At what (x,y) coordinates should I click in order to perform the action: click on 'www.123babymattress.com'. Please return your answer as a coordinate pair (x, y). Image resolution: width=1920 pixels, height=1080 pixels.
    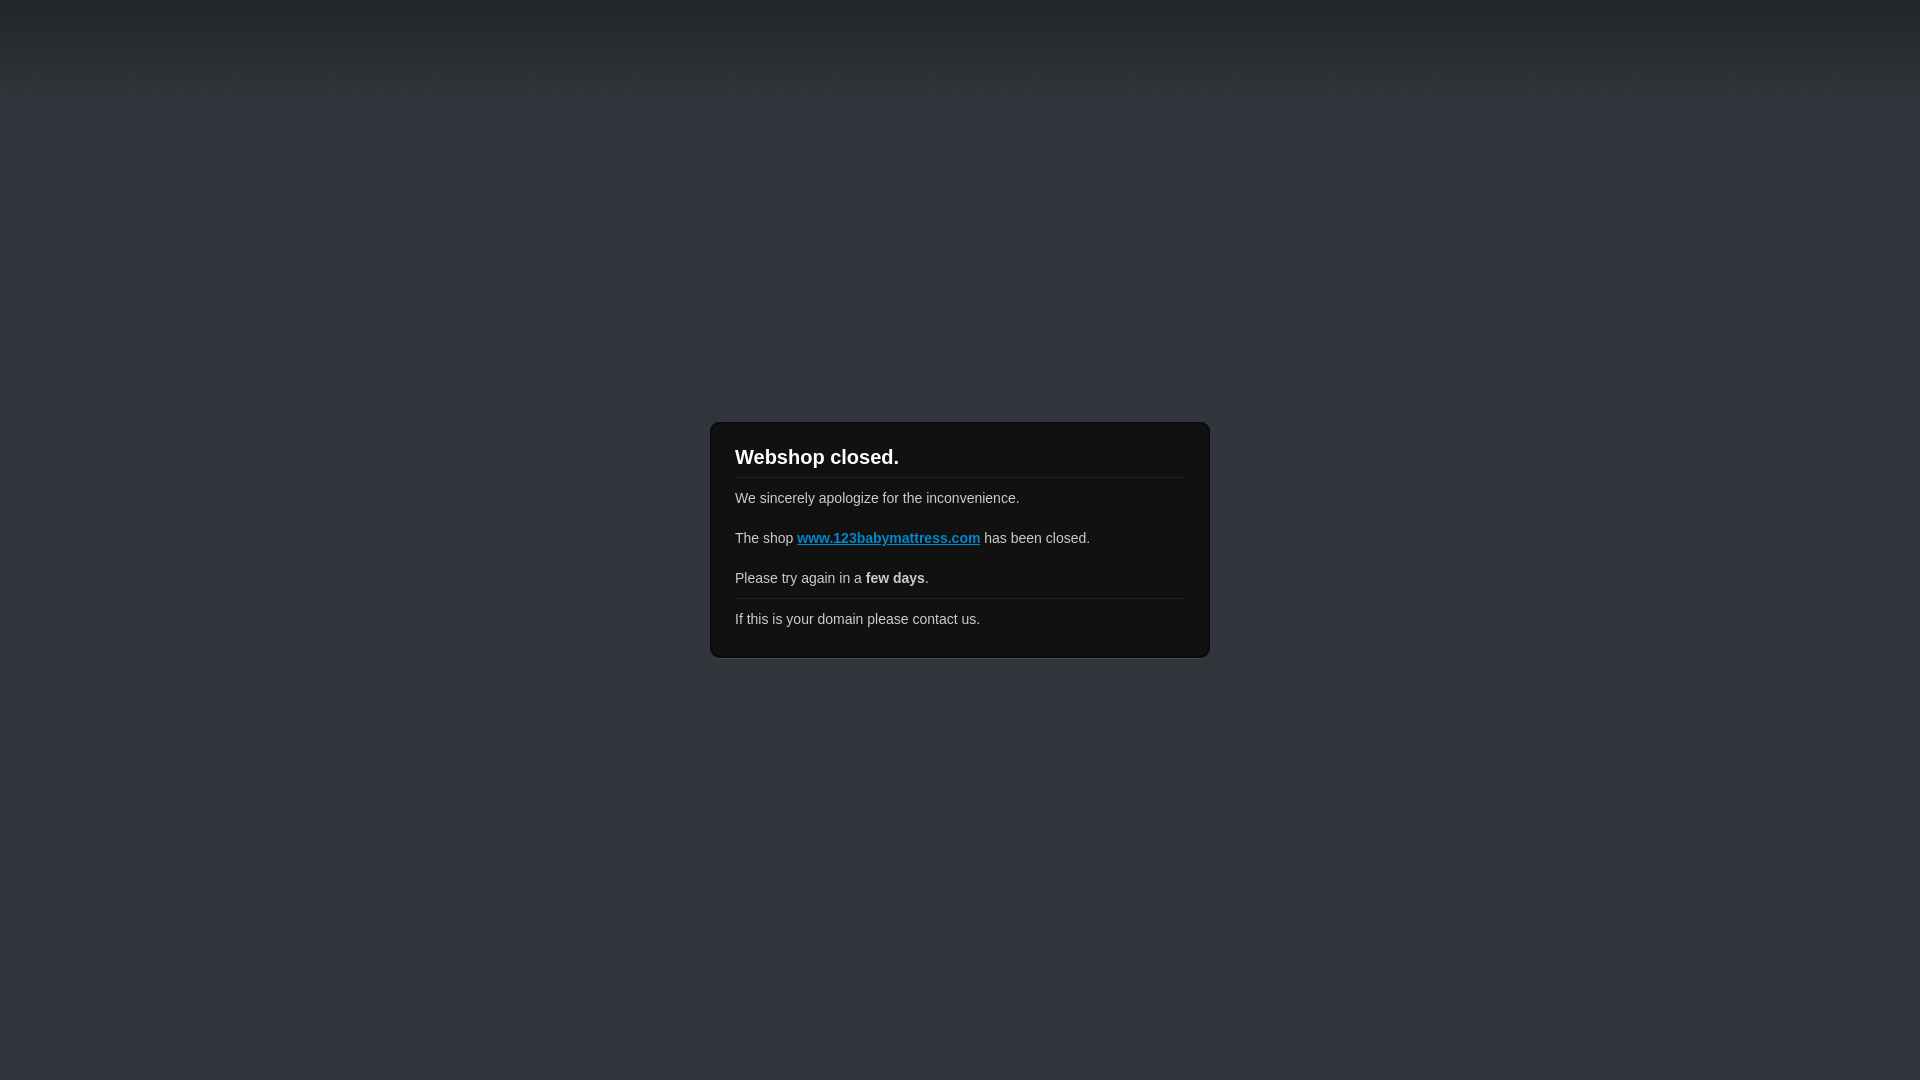
    Looking at the image, I should click on (887, 536).